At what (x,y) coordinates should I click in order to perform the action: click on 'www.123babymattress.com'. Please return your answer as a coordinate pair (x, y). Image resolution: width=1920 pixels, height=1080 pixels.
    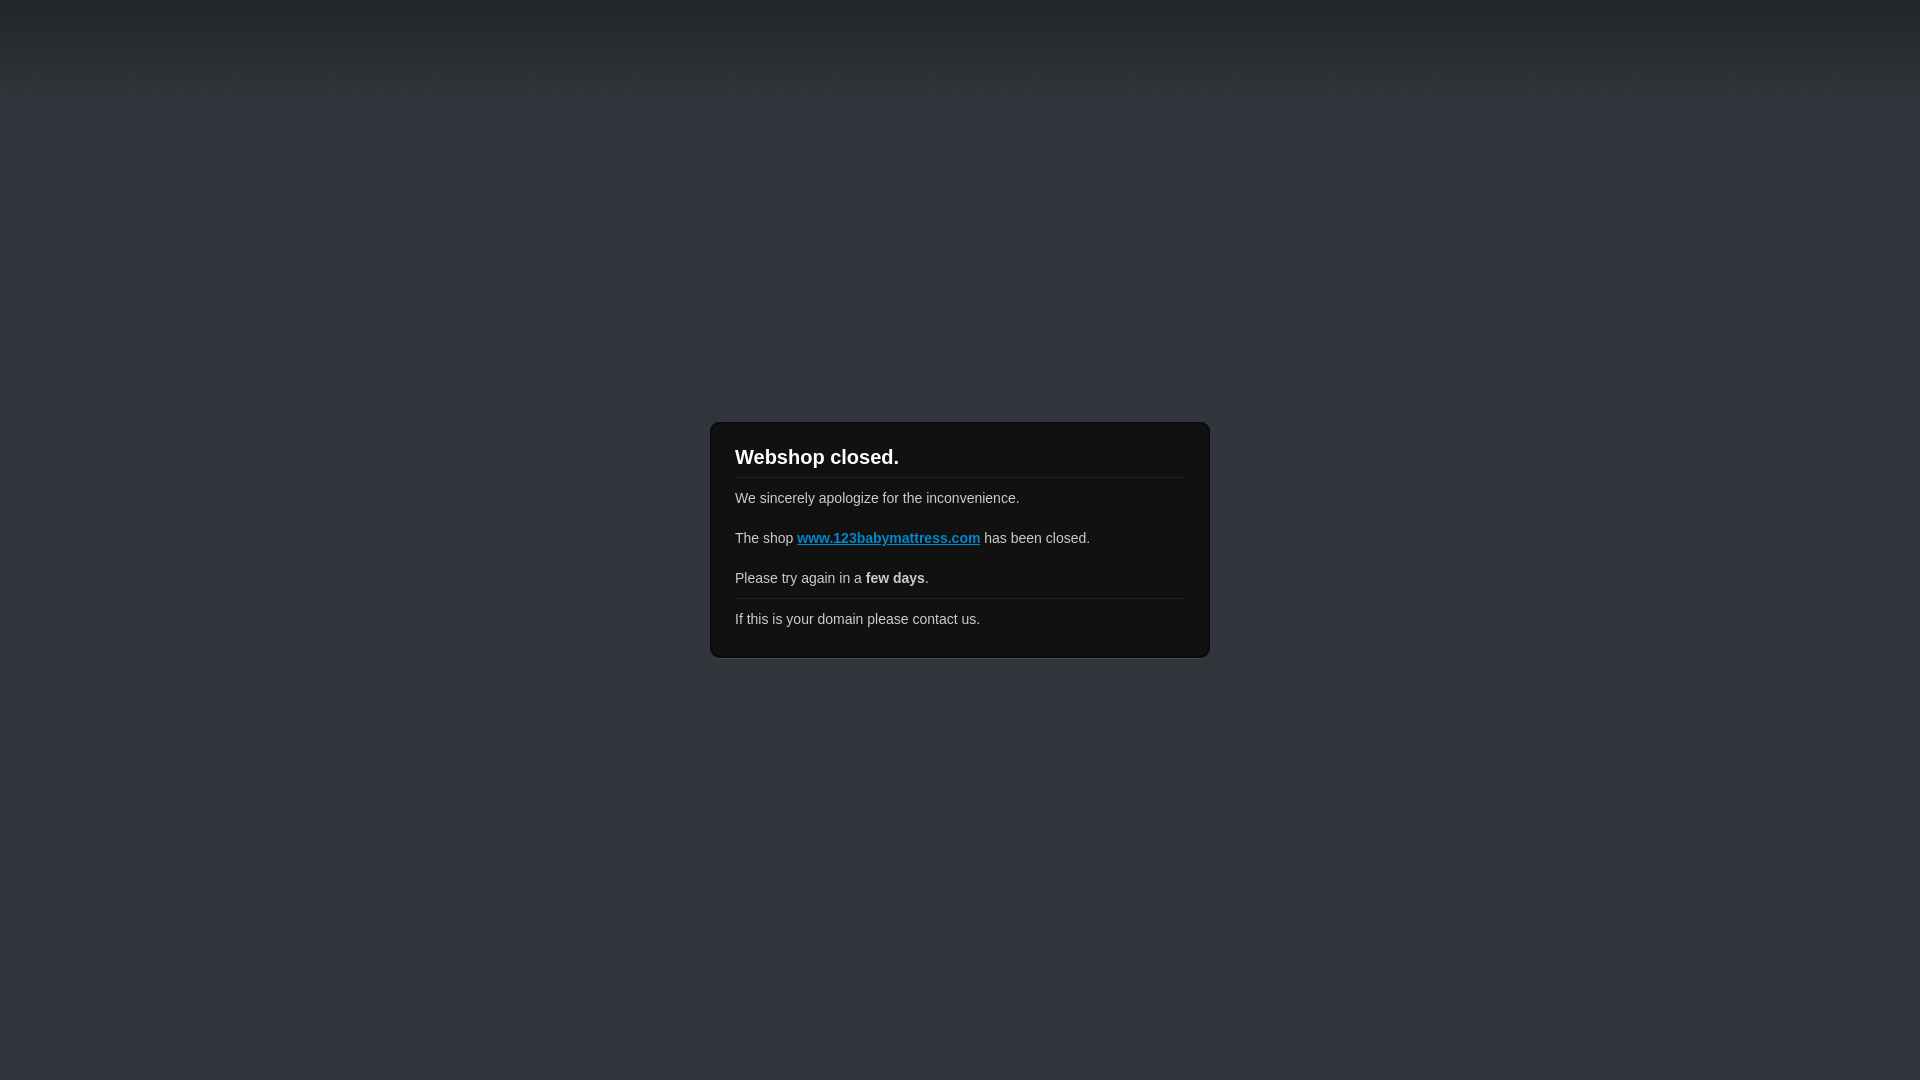
    Looking at the image, I should click on (887, 536).